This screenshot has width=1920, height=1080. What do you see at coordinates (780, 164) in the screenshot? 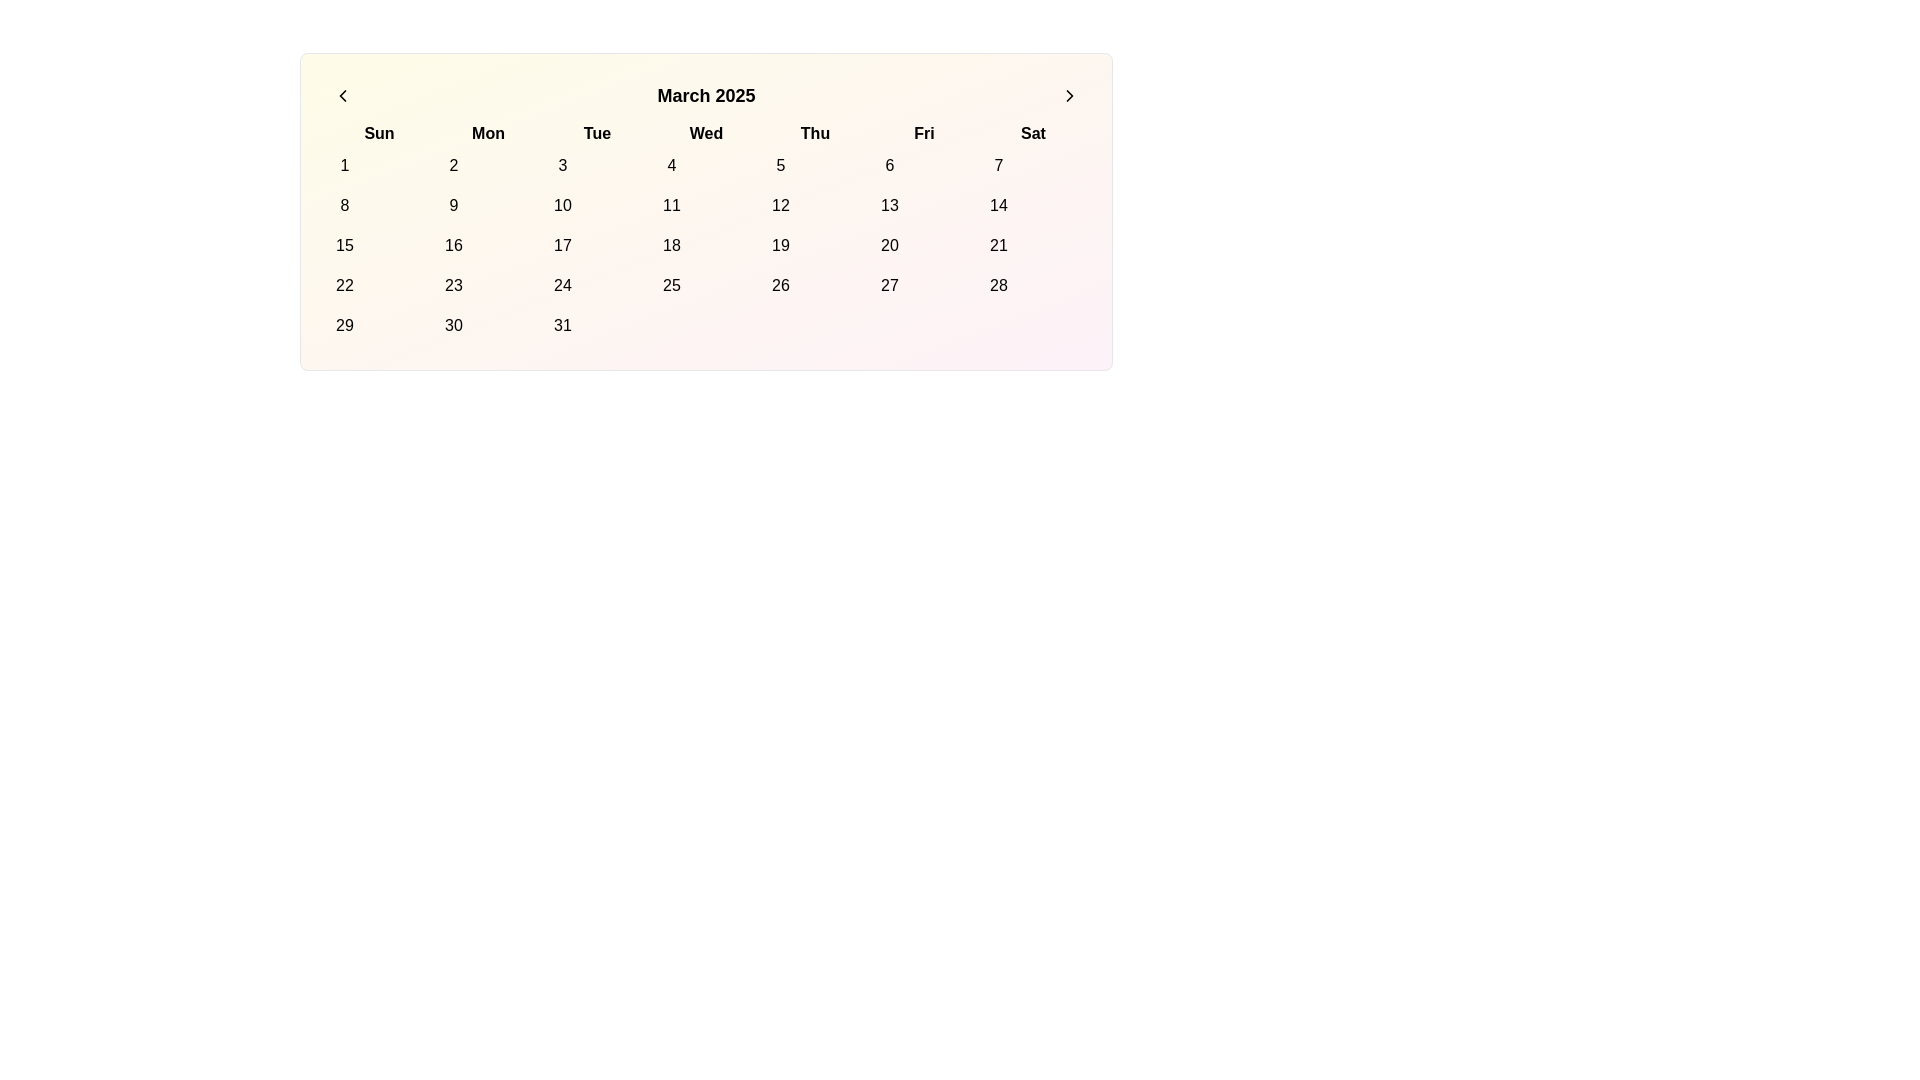
I see `the circular button with the number '5' in the calendar grid under the 'Thu' column to change its background color to pink` at bounding box center [780, 164].